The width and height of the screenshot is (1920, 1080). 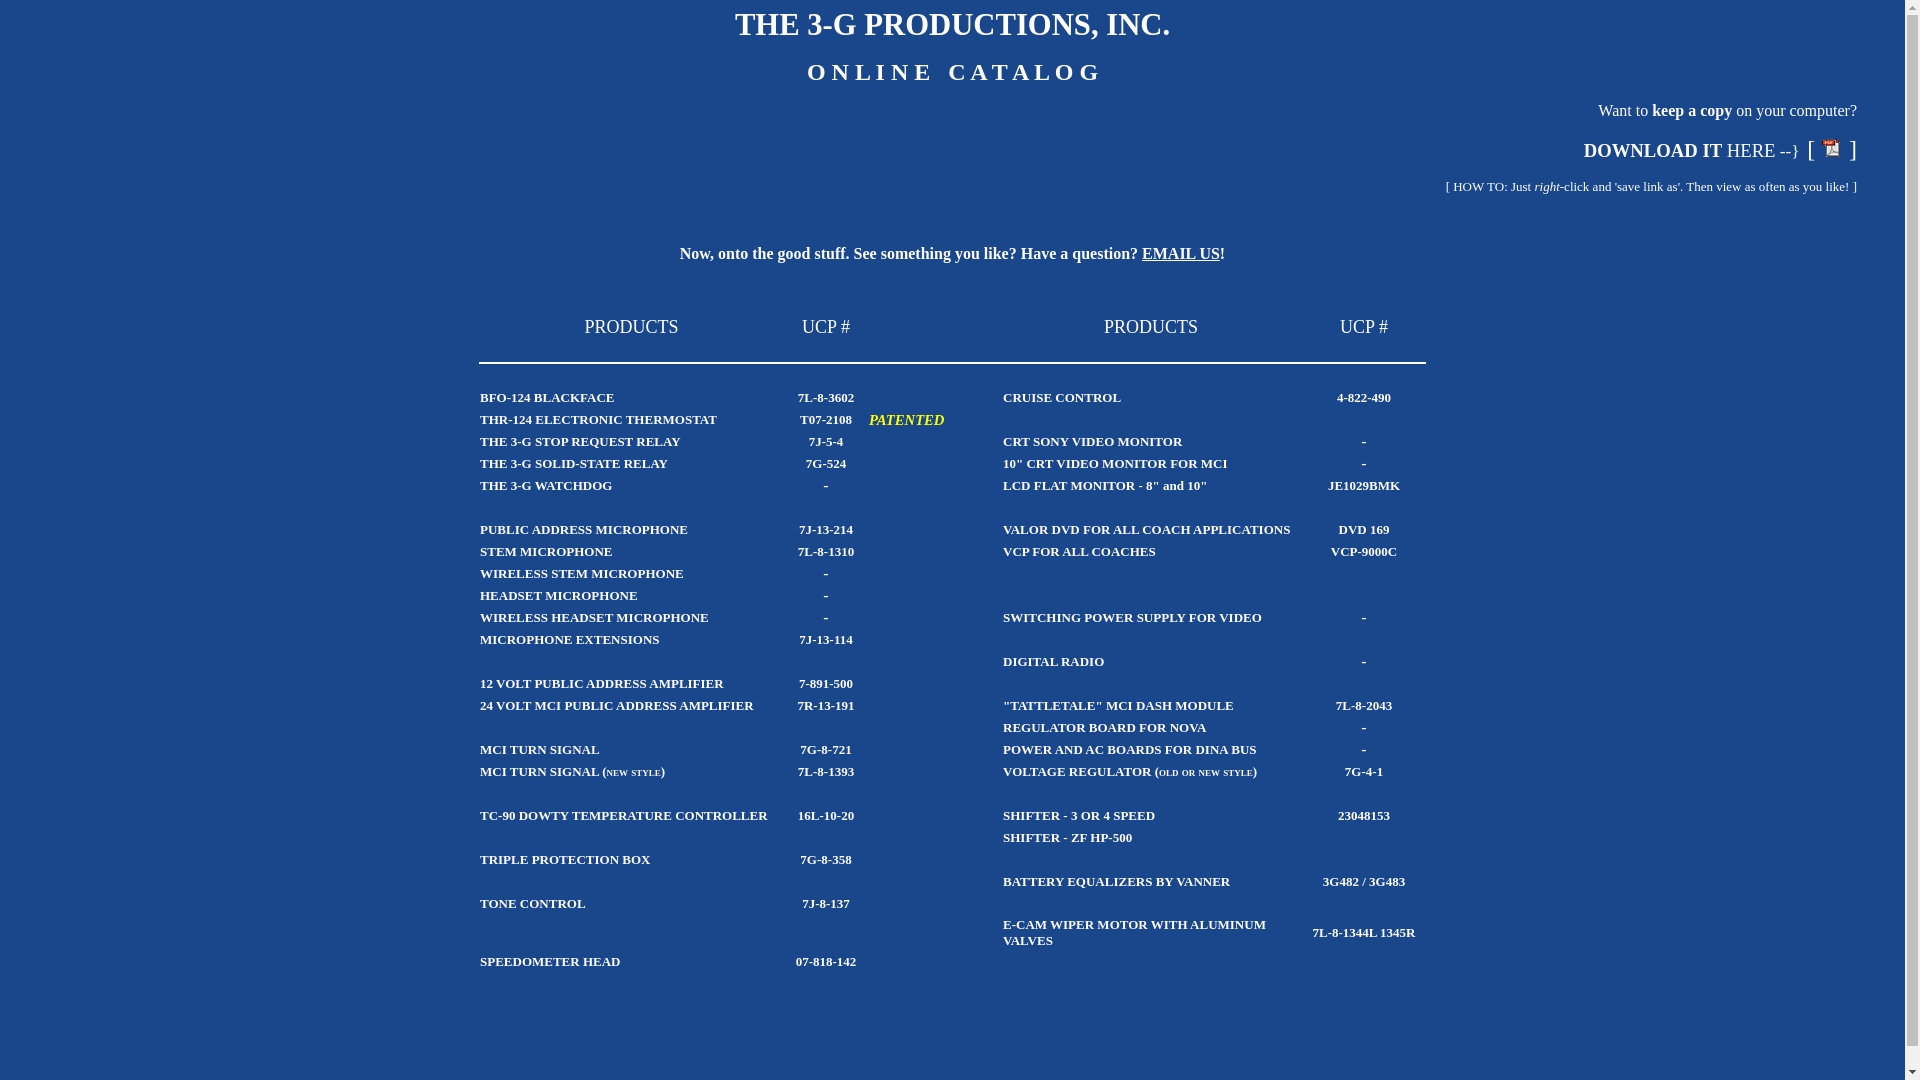 I want to click on 'E-CAM WIPER MOTOR WITH ALUMINUM VALVES', so click(x=1134, y=932).